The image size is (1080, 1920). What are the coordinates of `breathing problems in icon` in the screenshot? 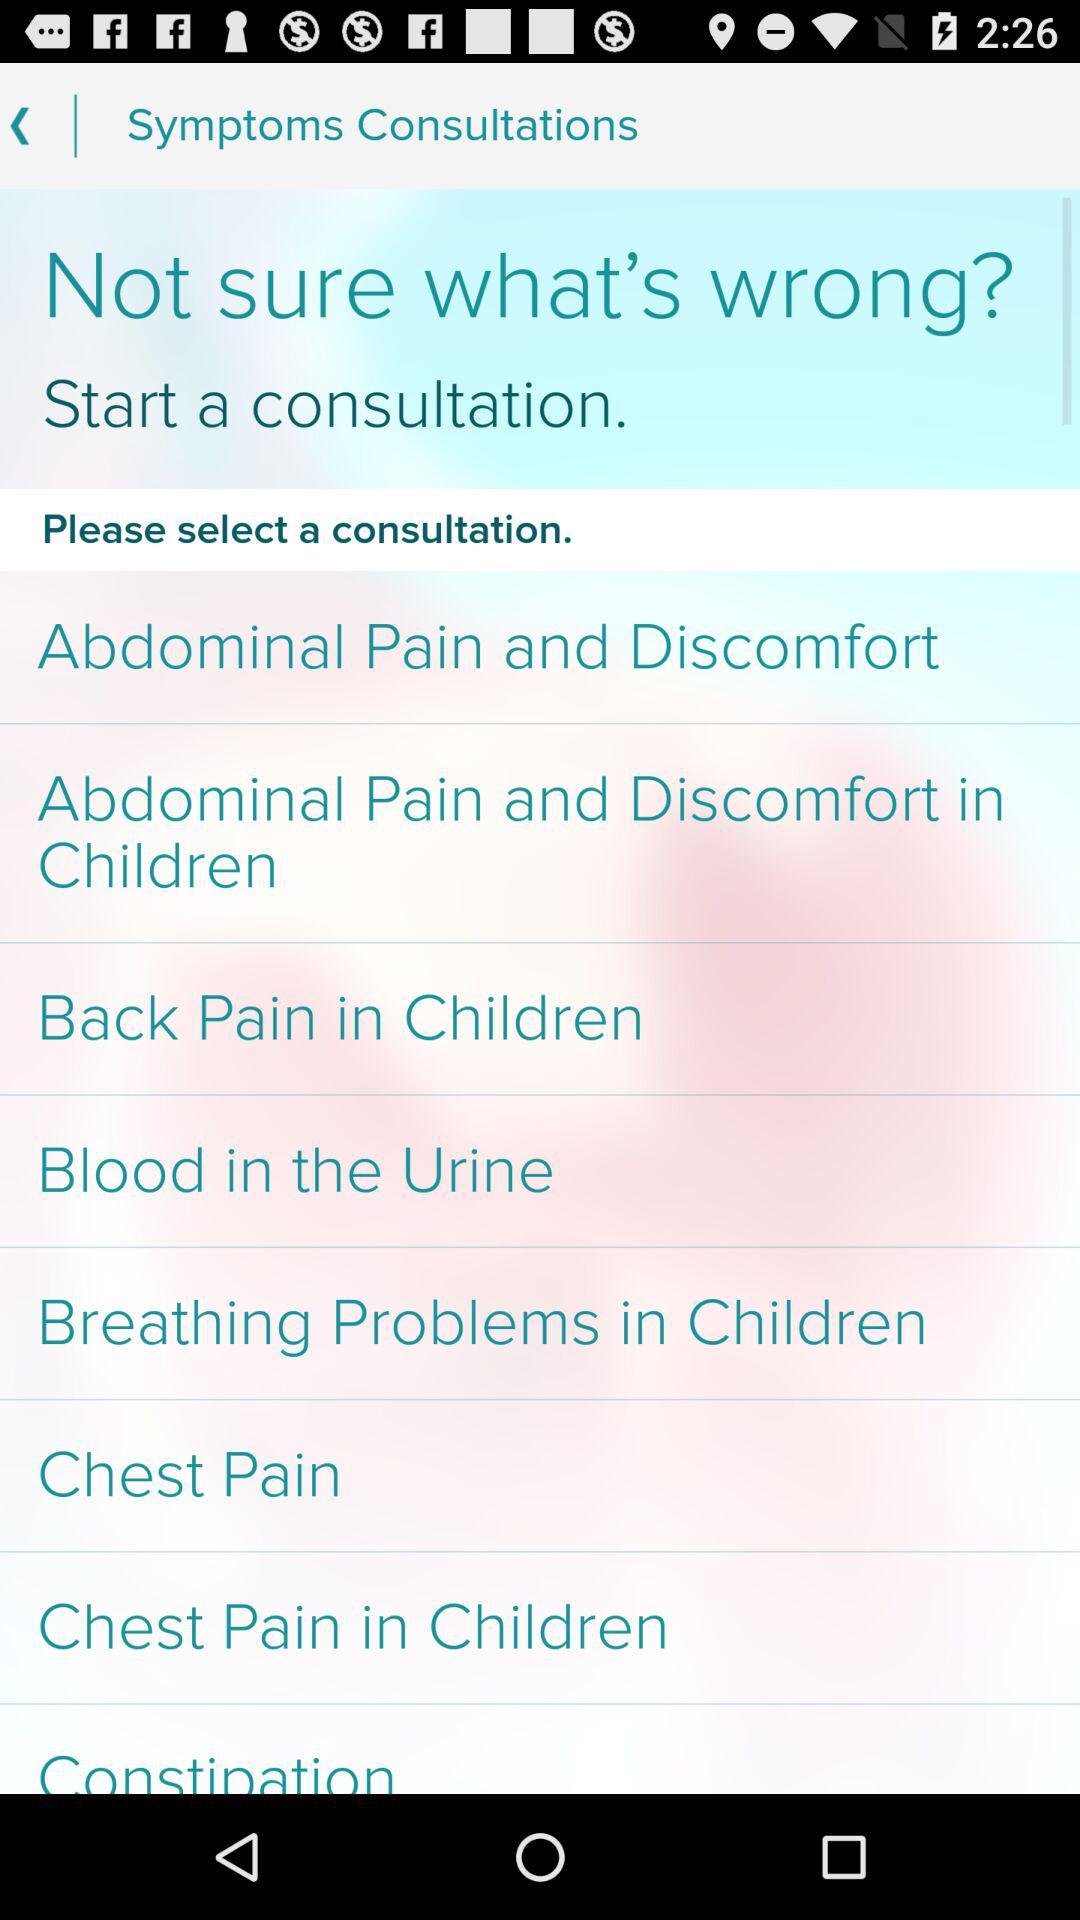 It's located at (540, 1323).